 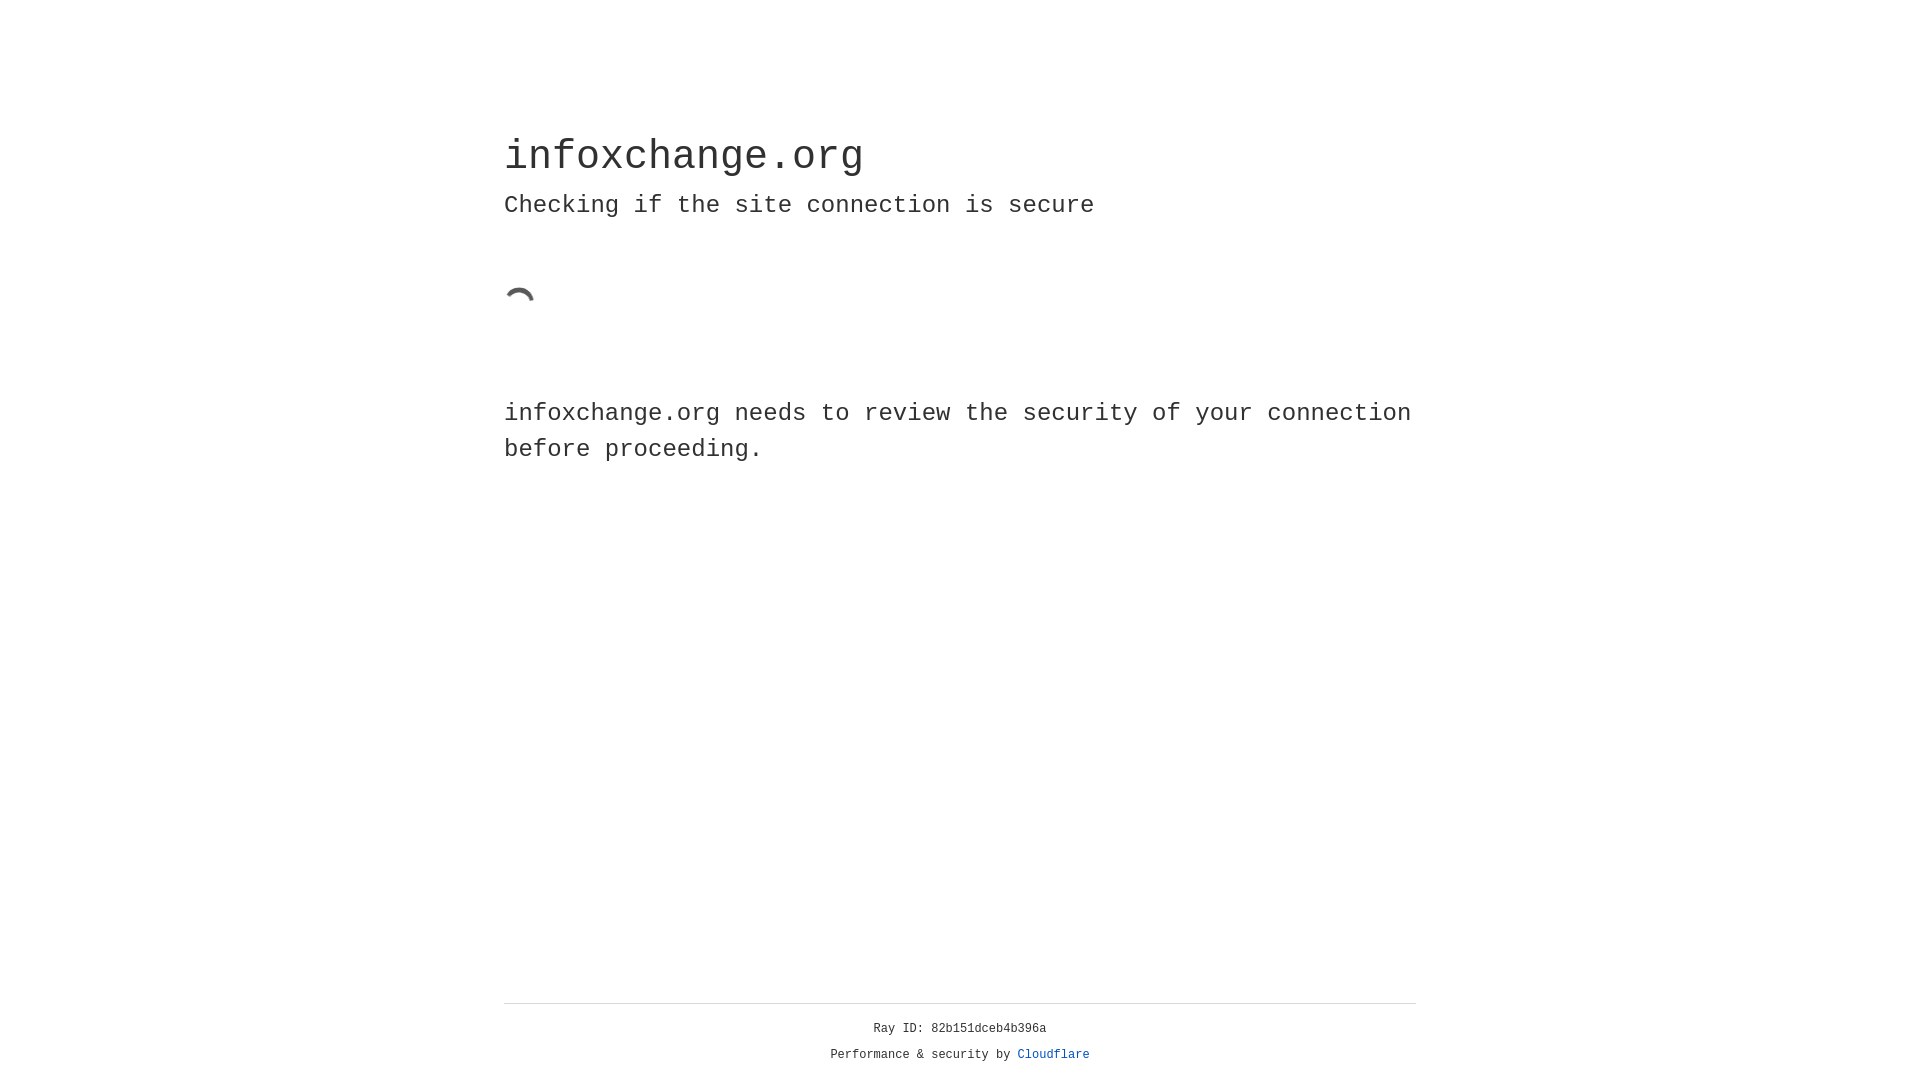 I want to click on 'Cloudflare', so click(x=1017, y=1054).